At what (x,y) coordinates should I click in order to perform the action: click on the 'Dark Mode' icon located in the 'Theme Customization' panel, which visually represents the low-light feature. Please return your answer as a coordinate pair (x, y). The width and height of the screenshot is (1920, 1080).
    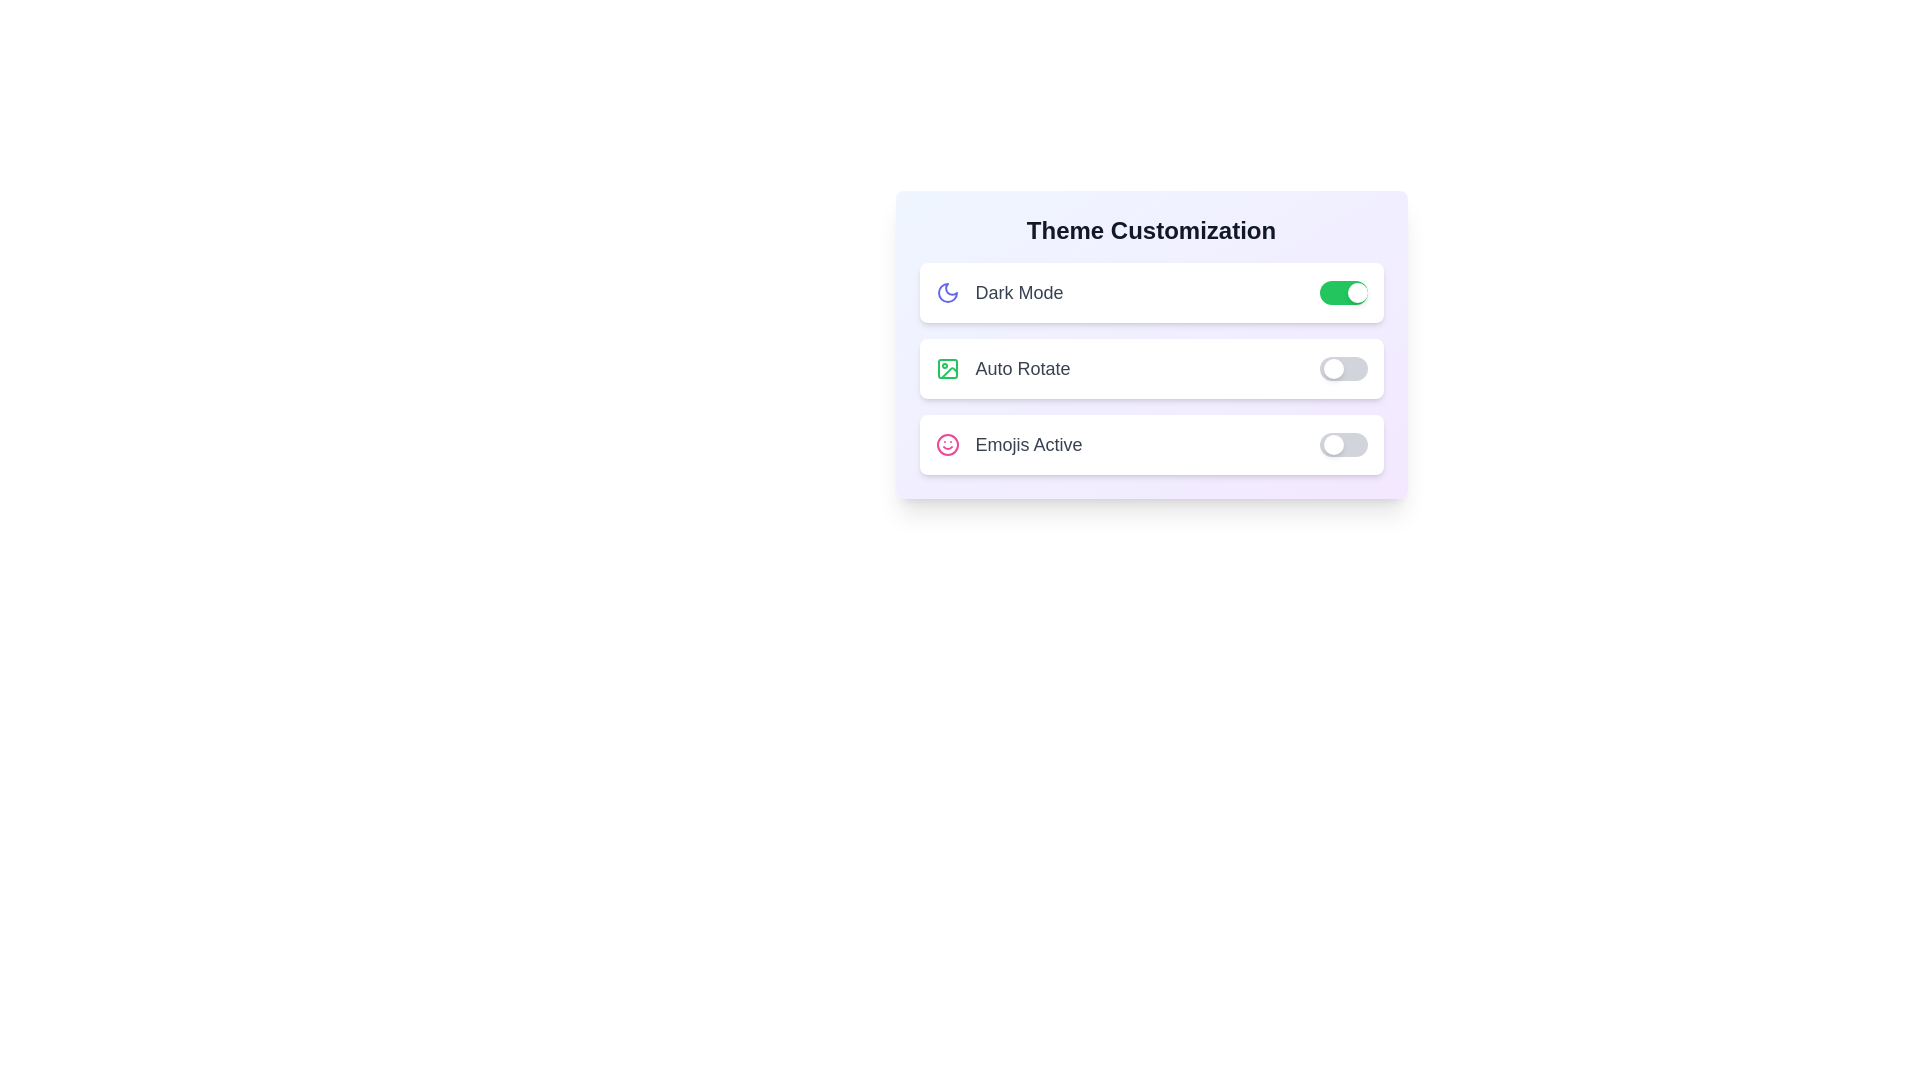
    Looking at the image, I should click on (946, 293).